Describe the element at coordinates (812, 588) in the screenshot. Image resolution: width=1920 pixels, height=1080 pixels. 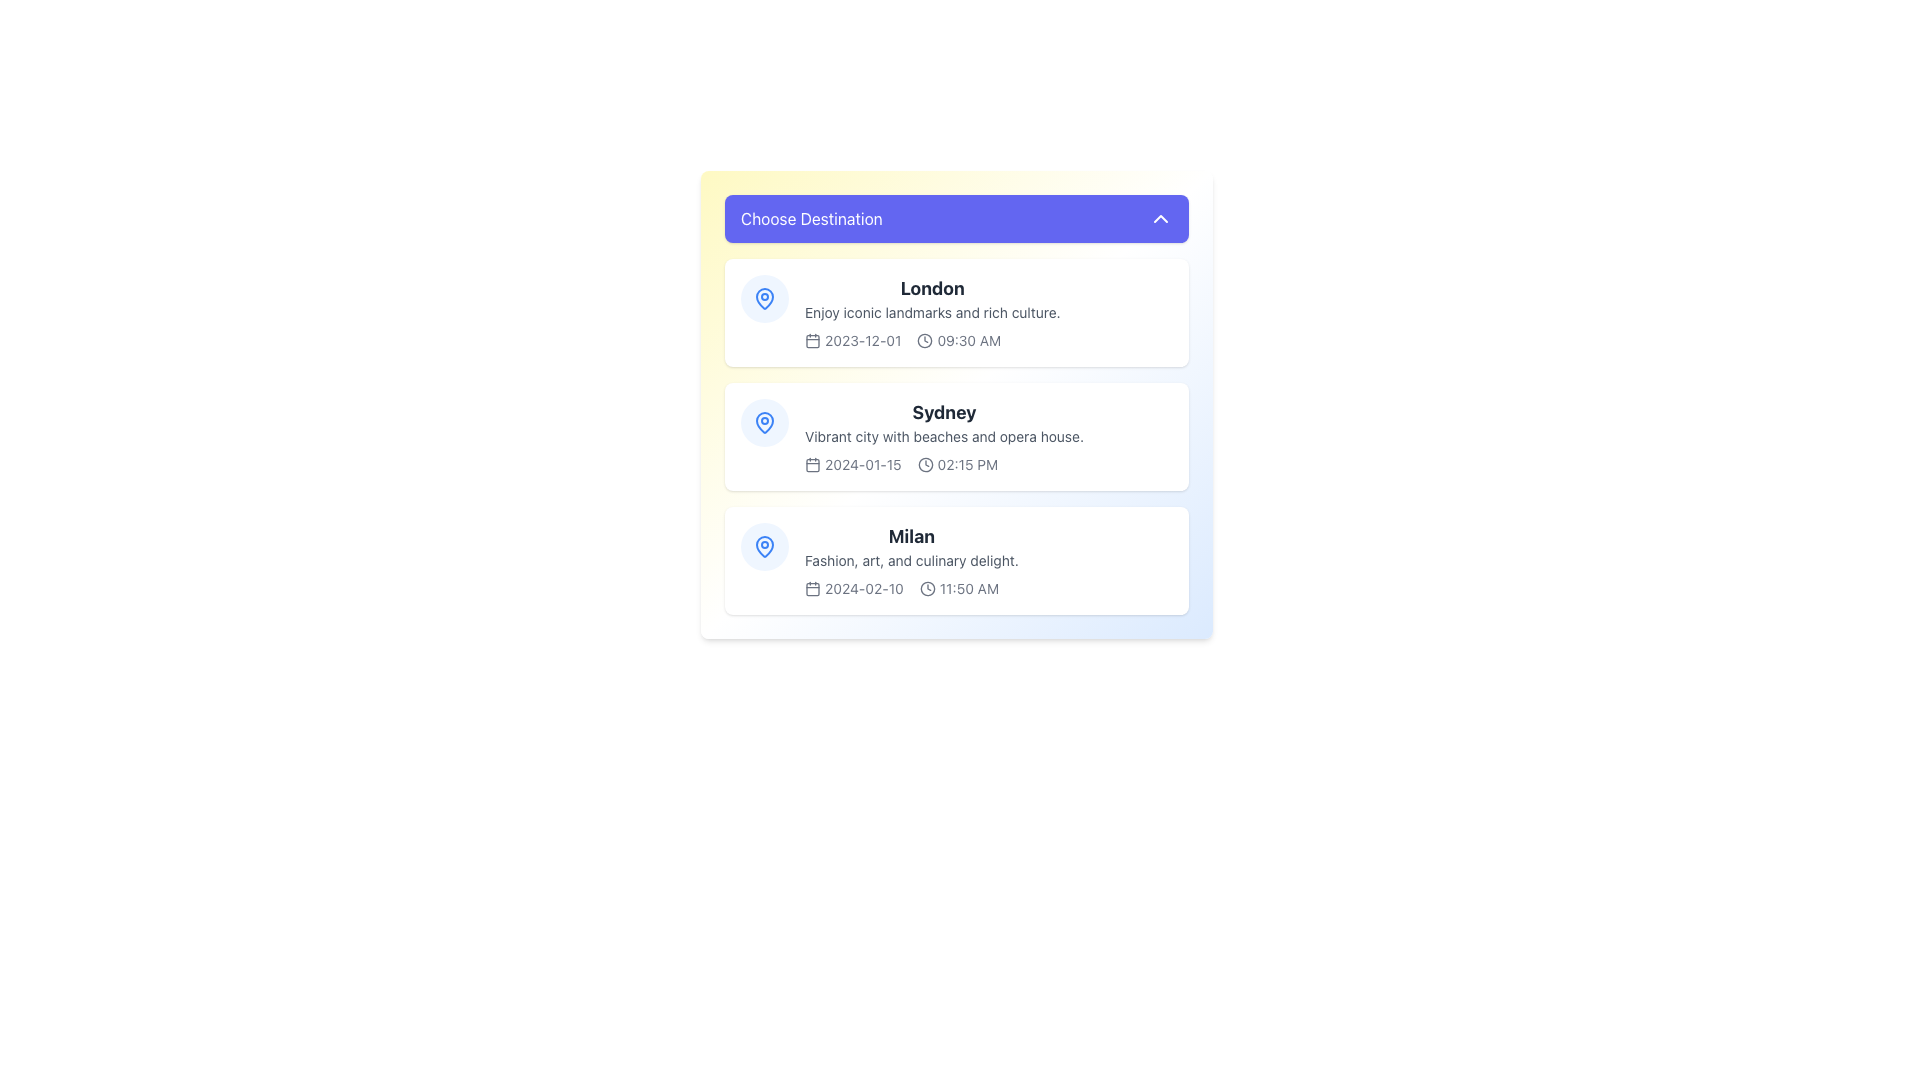
I see `the central icon element of the calendar, which is a small square with rounded corners styled with a red fill, located adjacent to the date text for Milan's travel date` at that location.